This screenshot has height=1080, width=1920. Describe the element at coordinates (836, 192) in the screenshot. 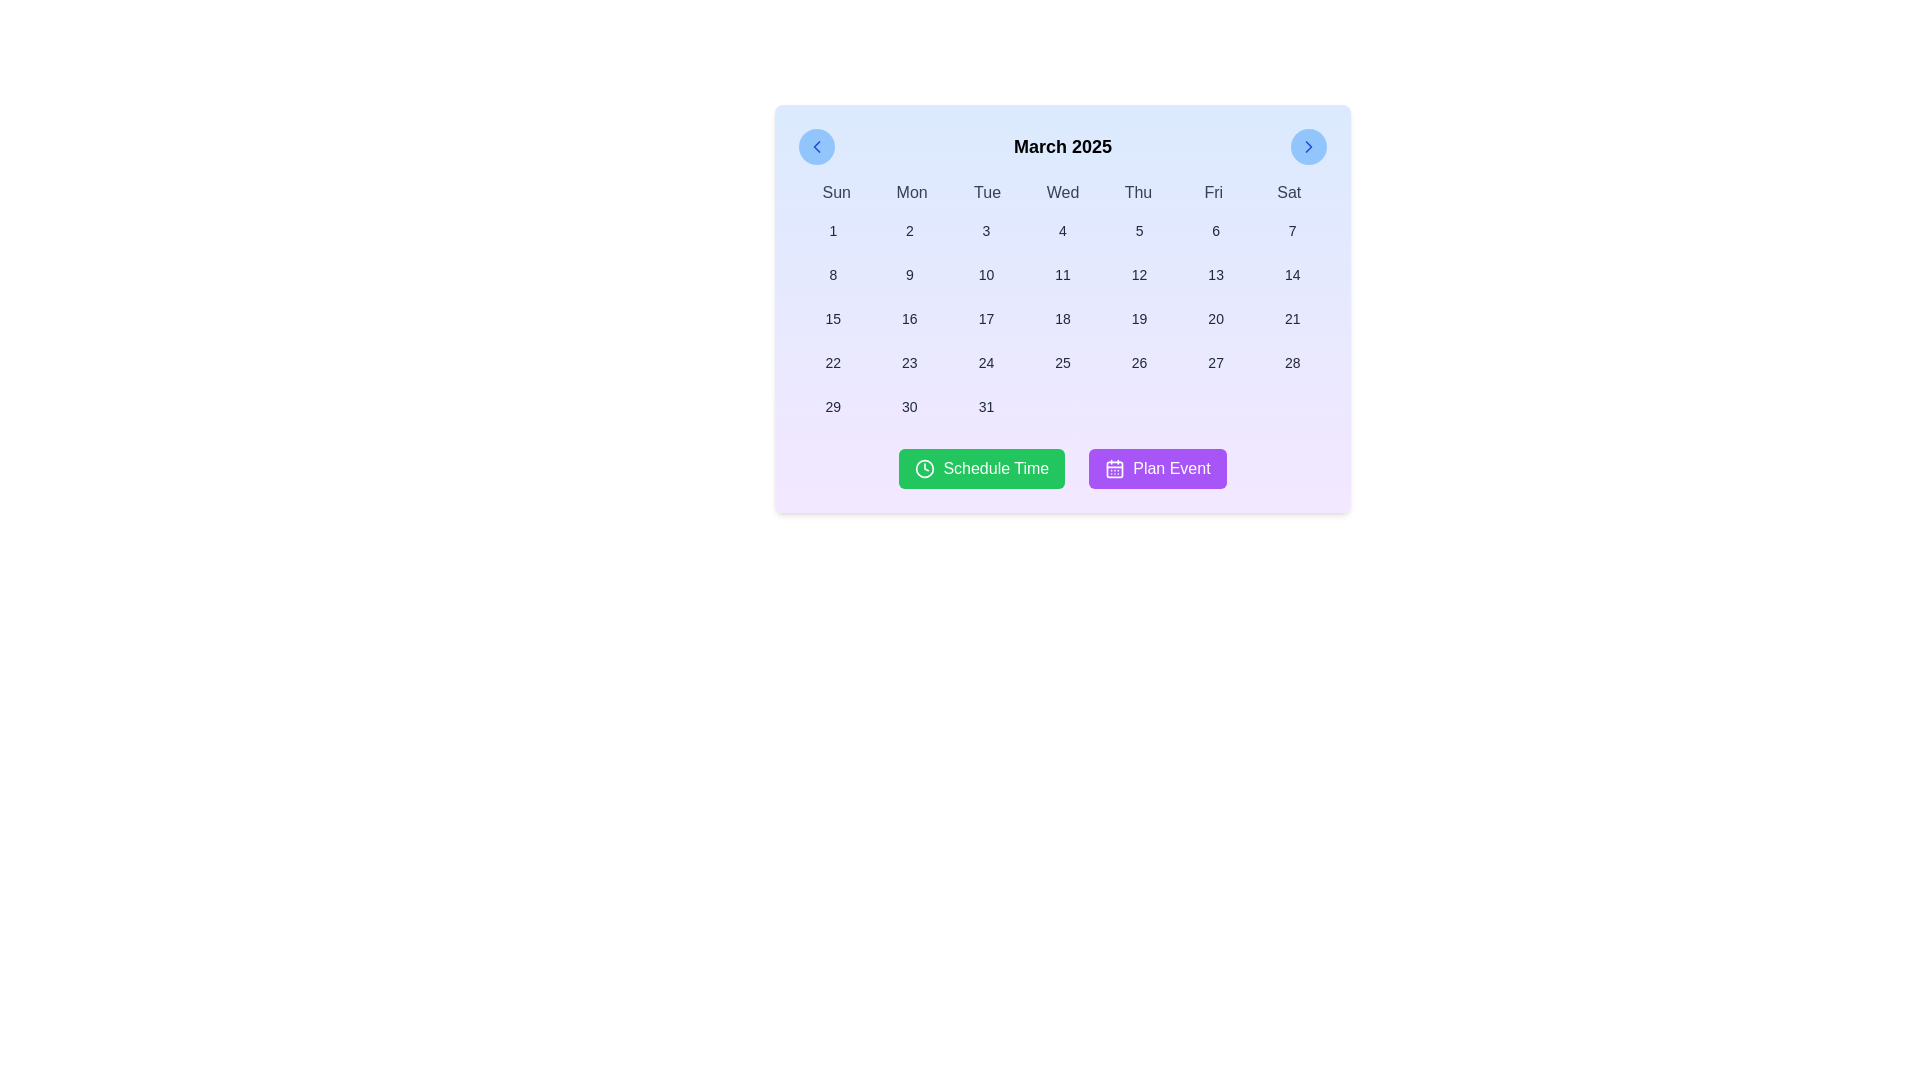

I see `the text label displaying 'Sun' in black font, located at the top-left corner of the calendar grid` at that location.